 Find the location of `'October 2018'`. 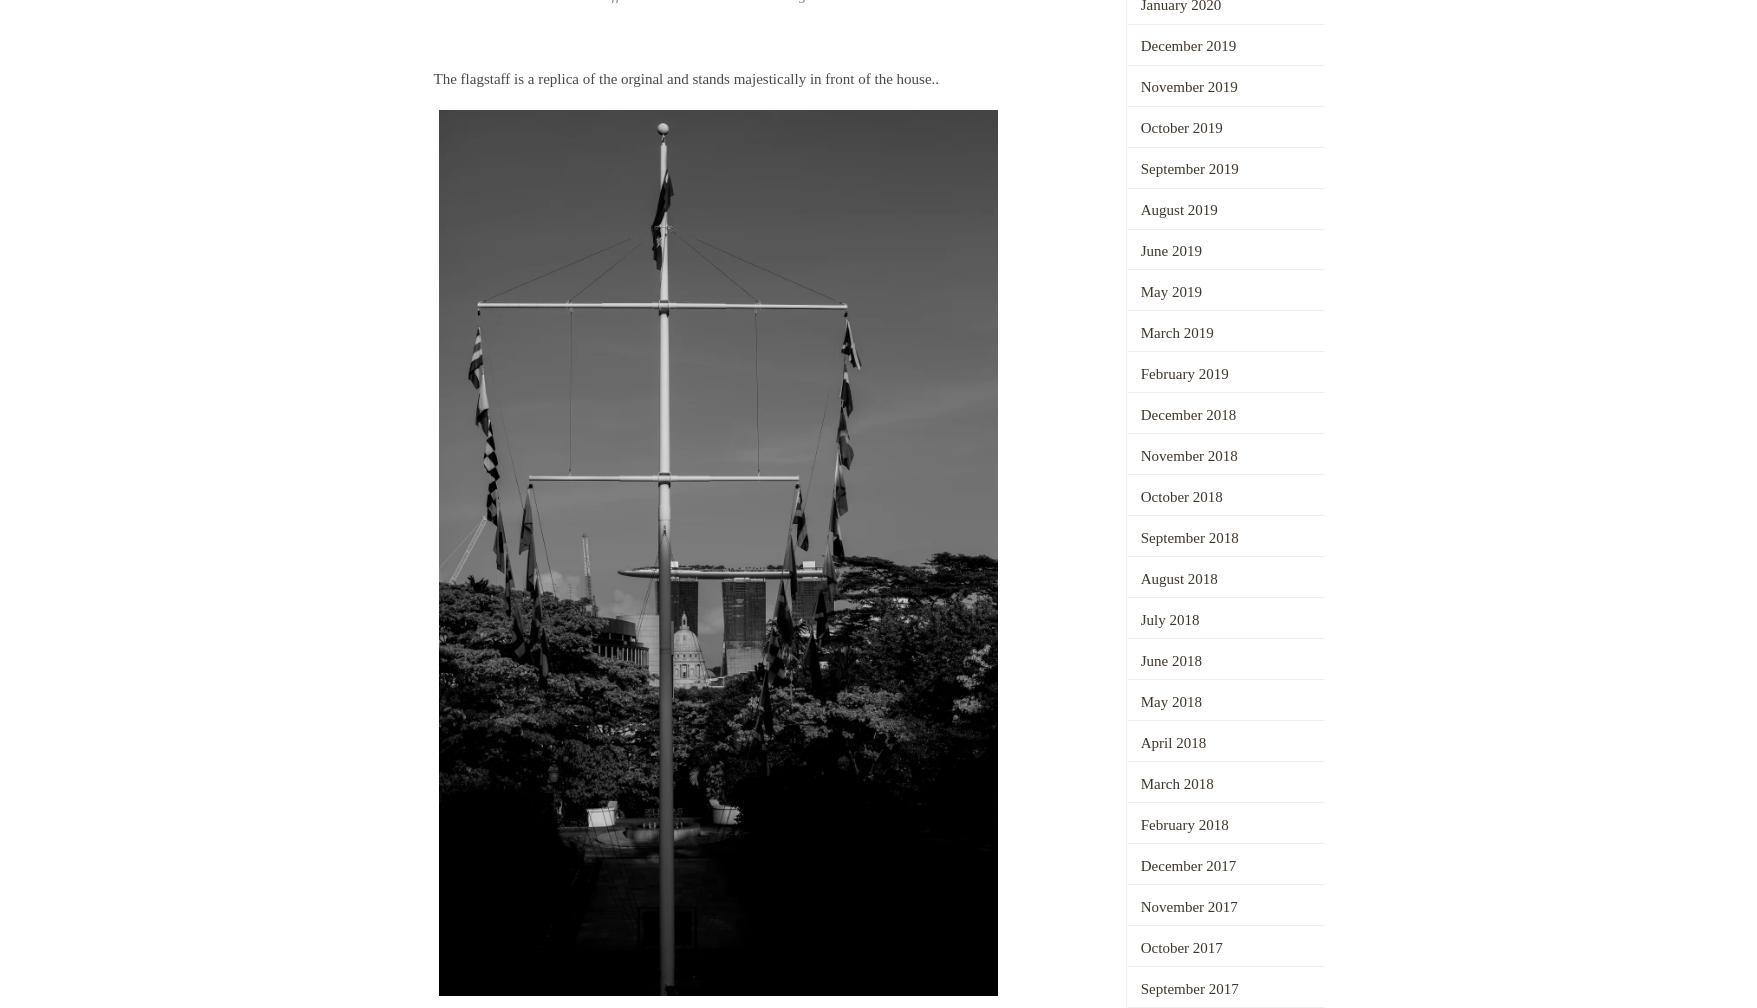

'October 2018' is located at coordinates (1180, 497).